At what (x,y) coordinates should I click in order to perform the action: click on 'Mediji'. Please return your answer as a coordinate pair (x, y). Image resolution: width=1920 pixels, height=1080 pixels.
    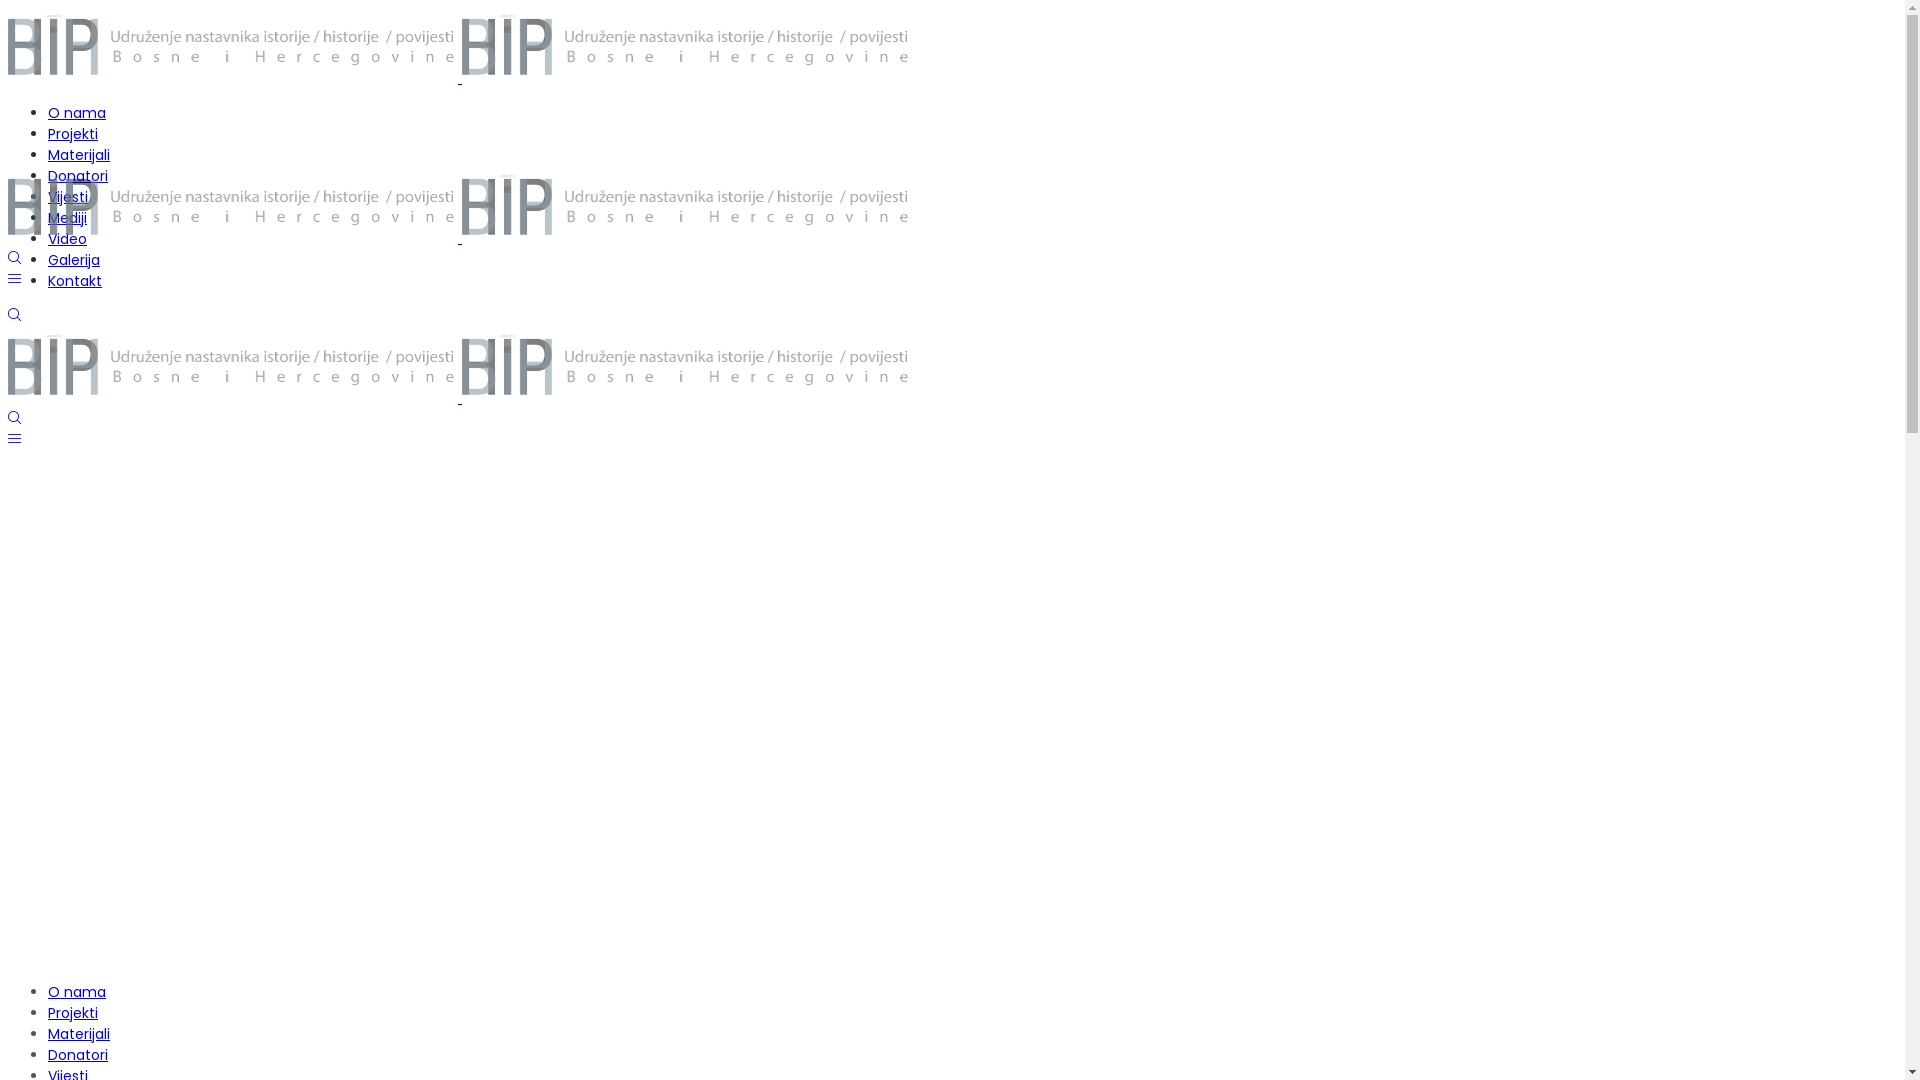
    Looking at the image, I should click on (67, 218).